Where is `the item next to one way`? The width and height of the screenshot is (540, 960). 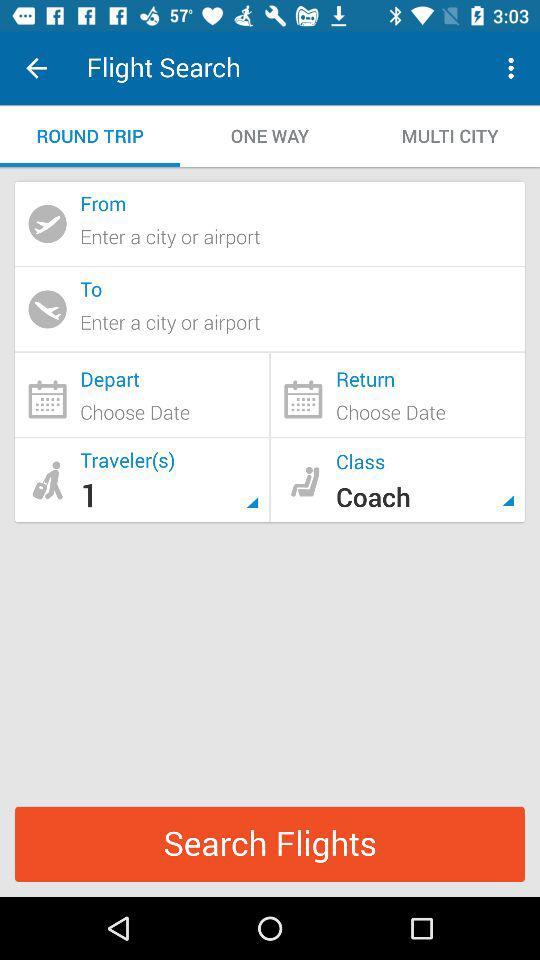
the item next to one way is located at coordinates (449, 135).